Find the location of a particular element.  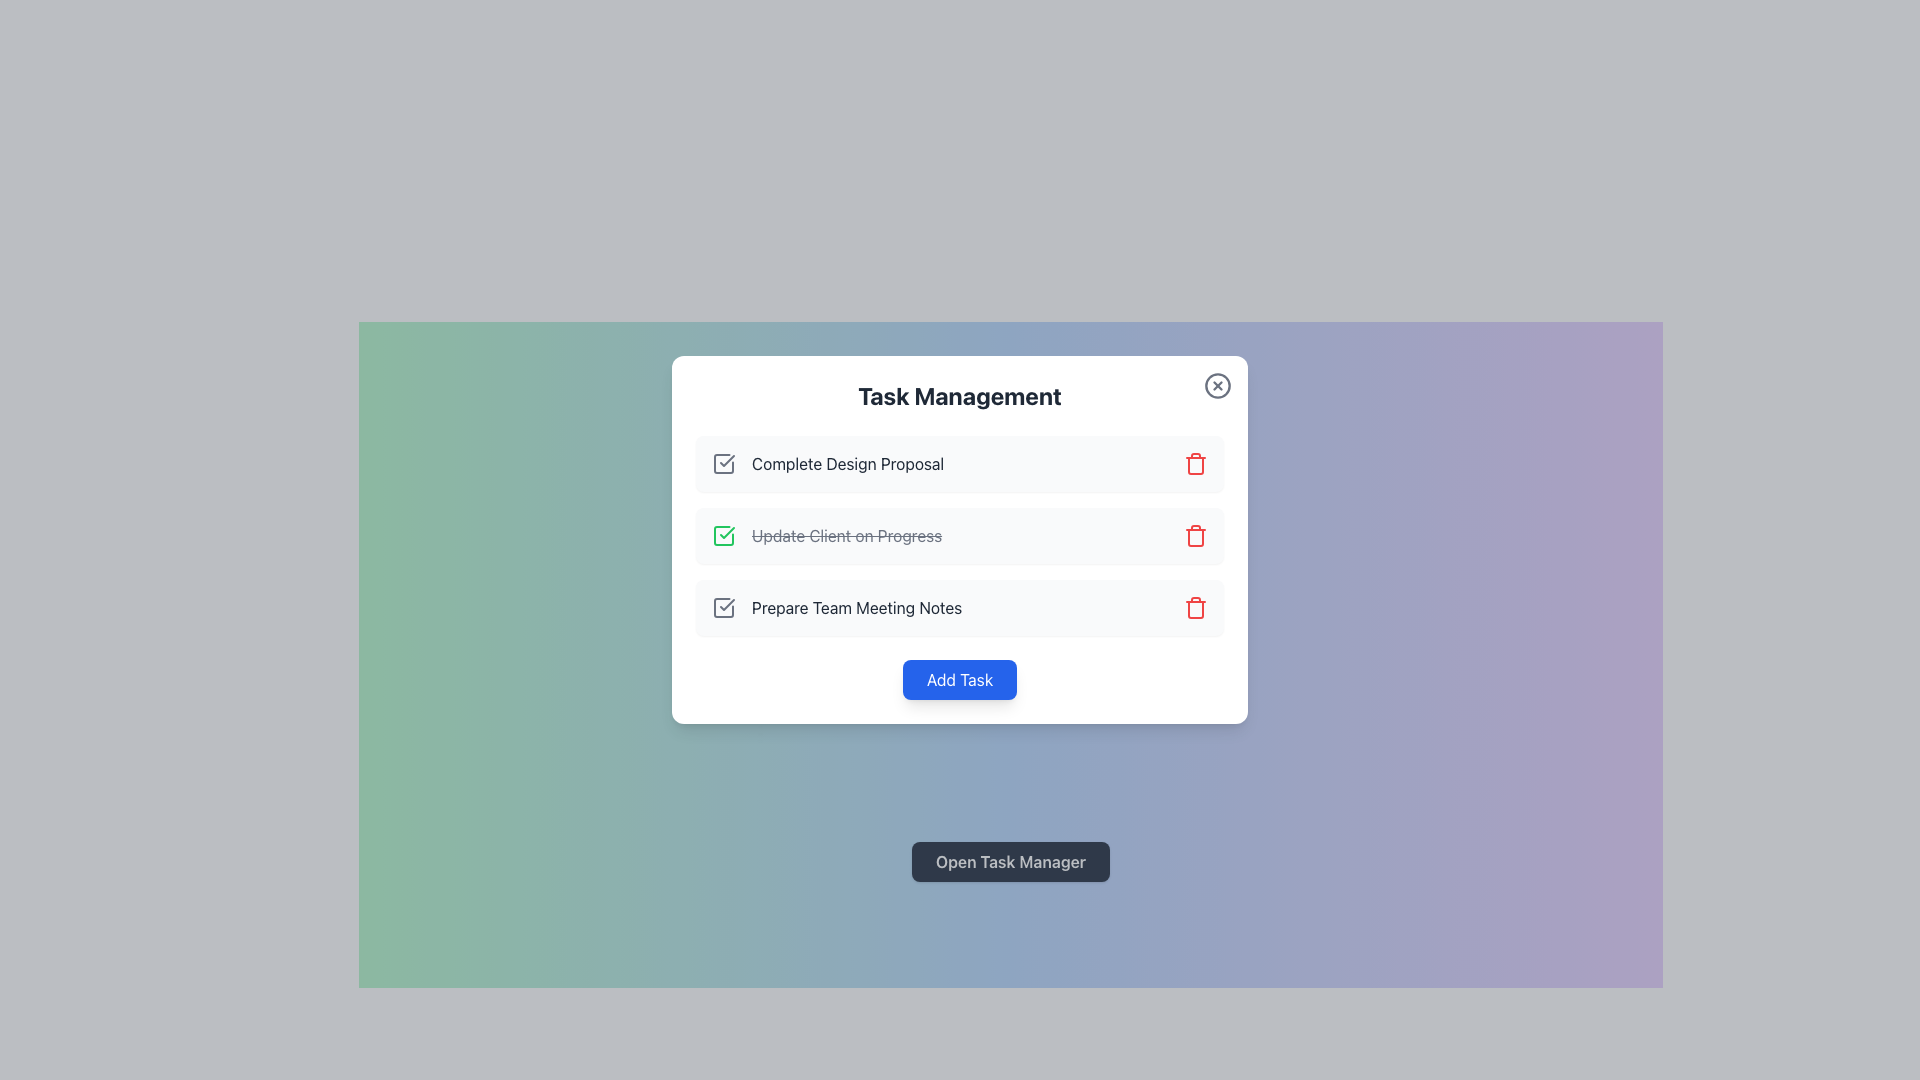

the text label 'Update Client on Progress' with a strikethrough style, indicating a completed item is located at coordinates (827, 535).